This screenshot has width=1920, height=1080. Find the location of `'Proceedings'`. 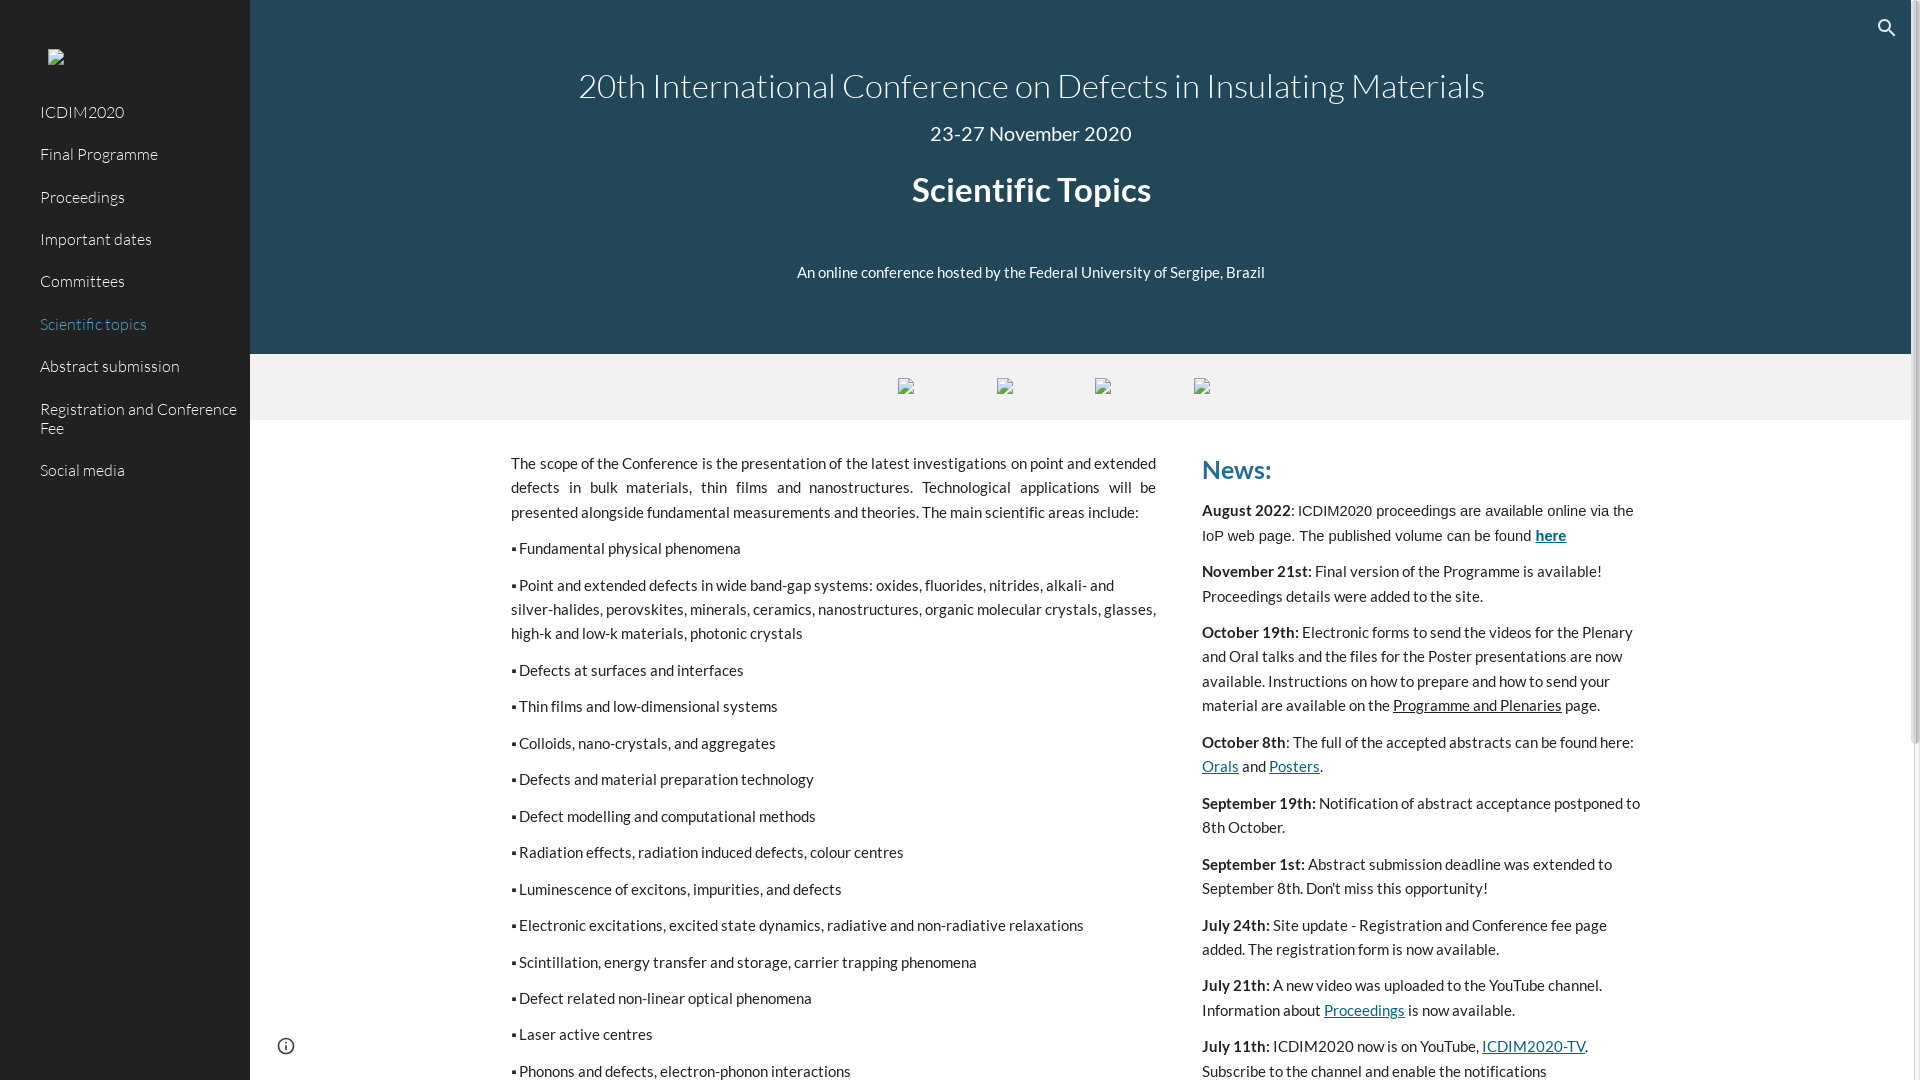

'Proceedings' is located at coordinates (1363, 1010).